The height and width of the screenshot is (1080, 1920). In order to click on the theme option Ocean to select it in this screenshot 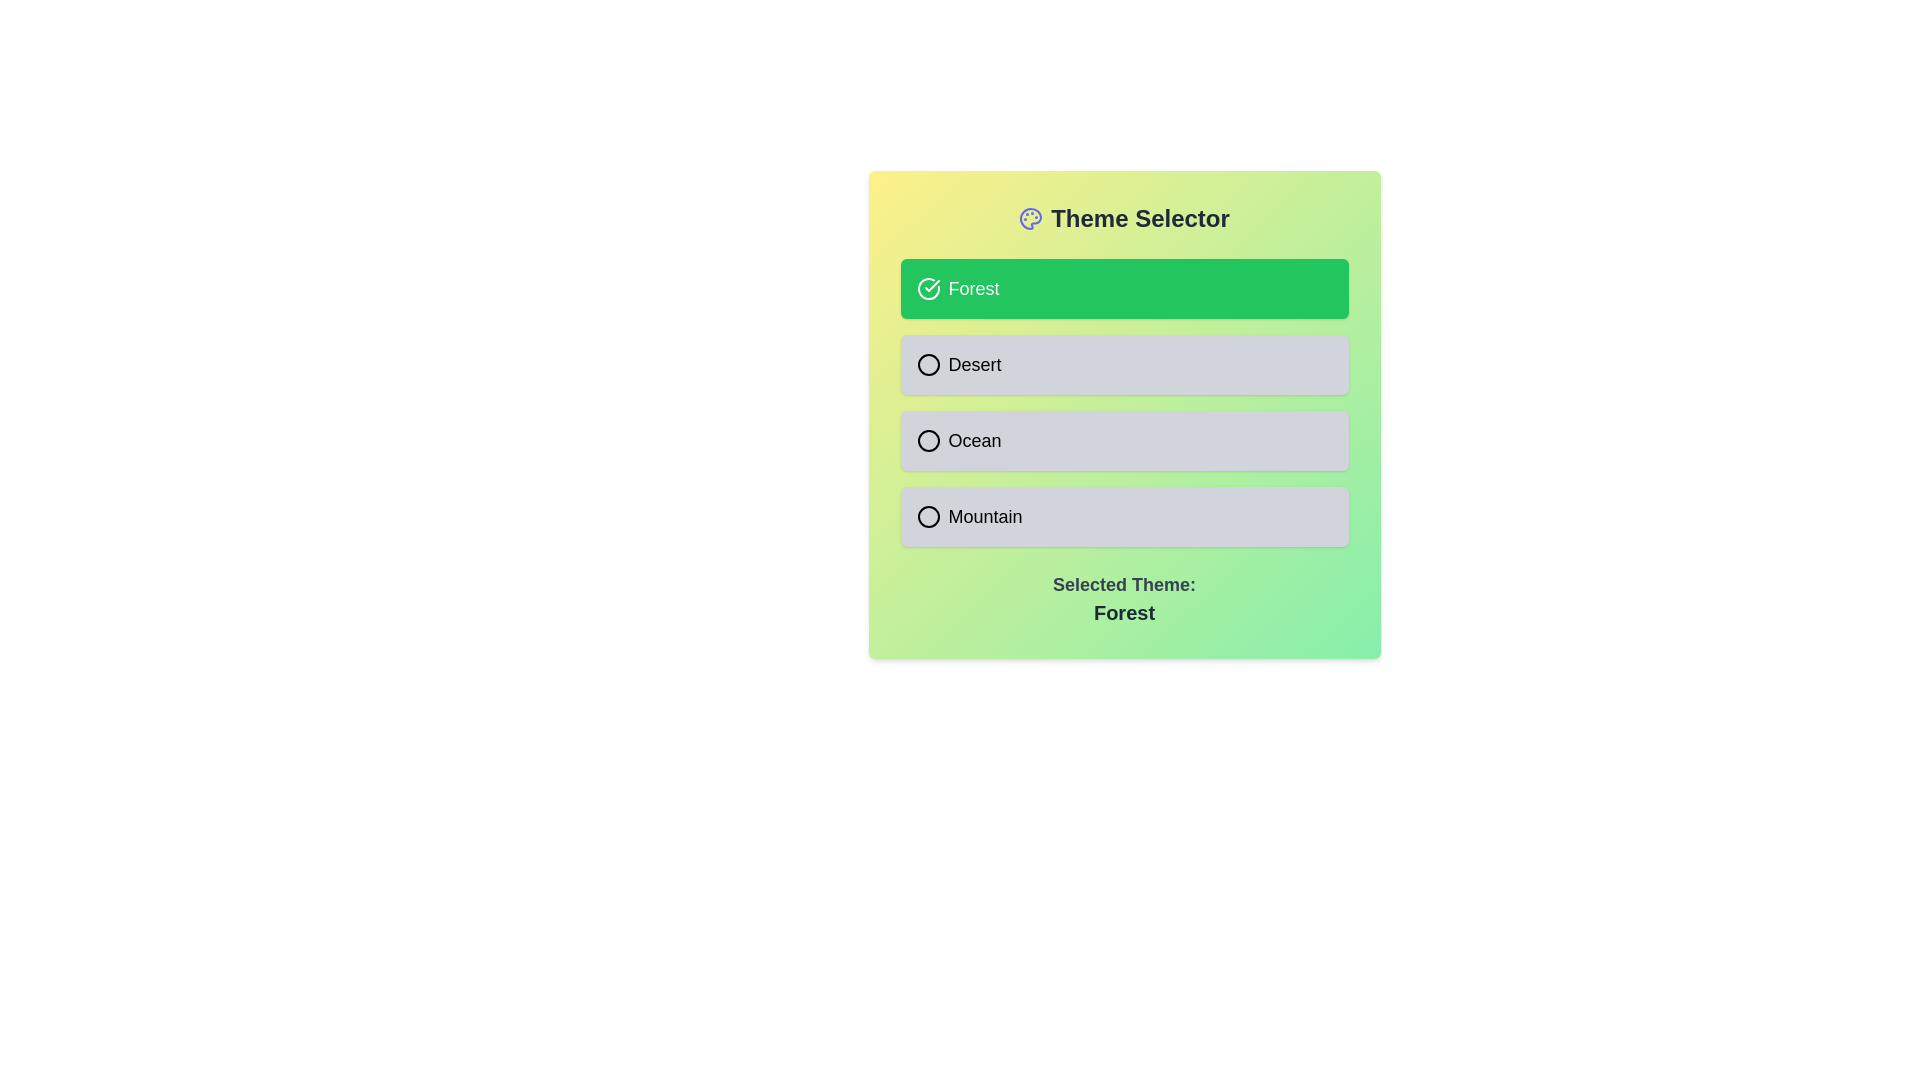, I will do `click(1124, 439)`.